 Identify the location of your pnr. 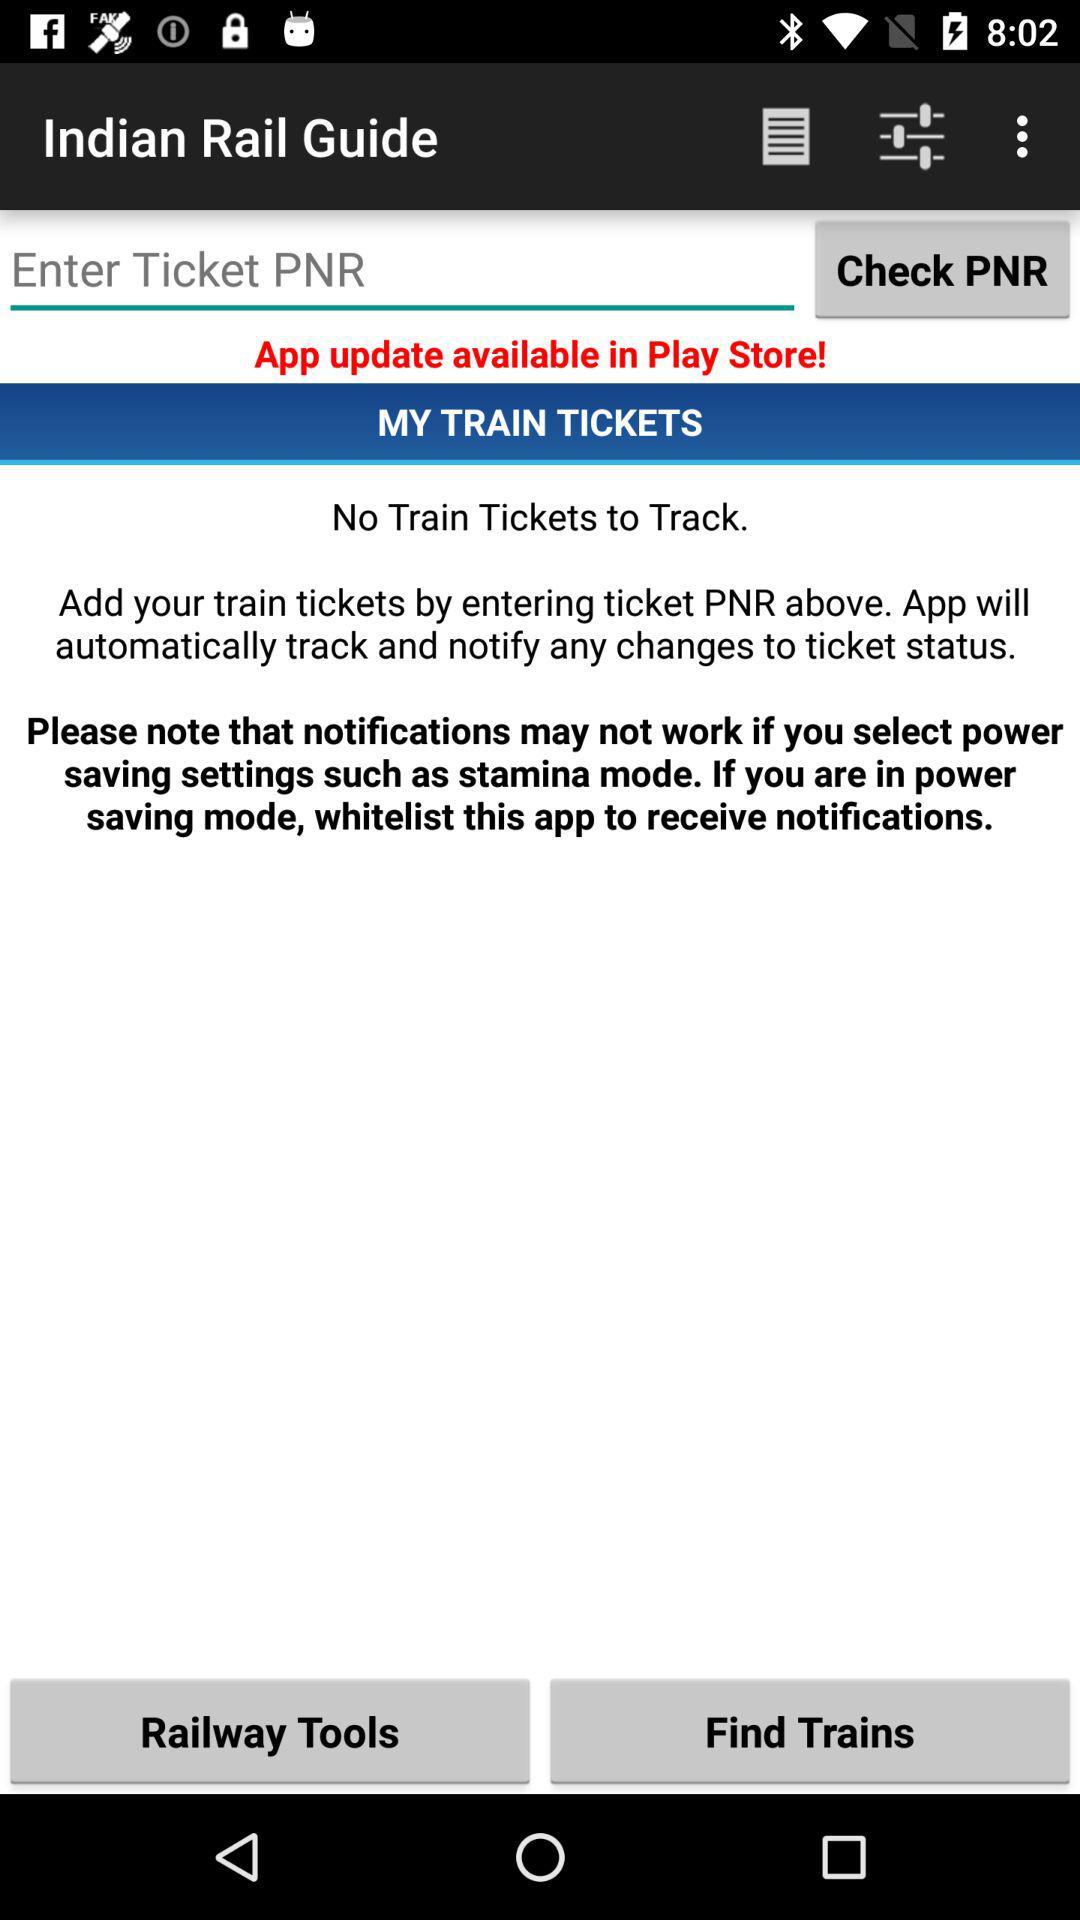
(402, 268).